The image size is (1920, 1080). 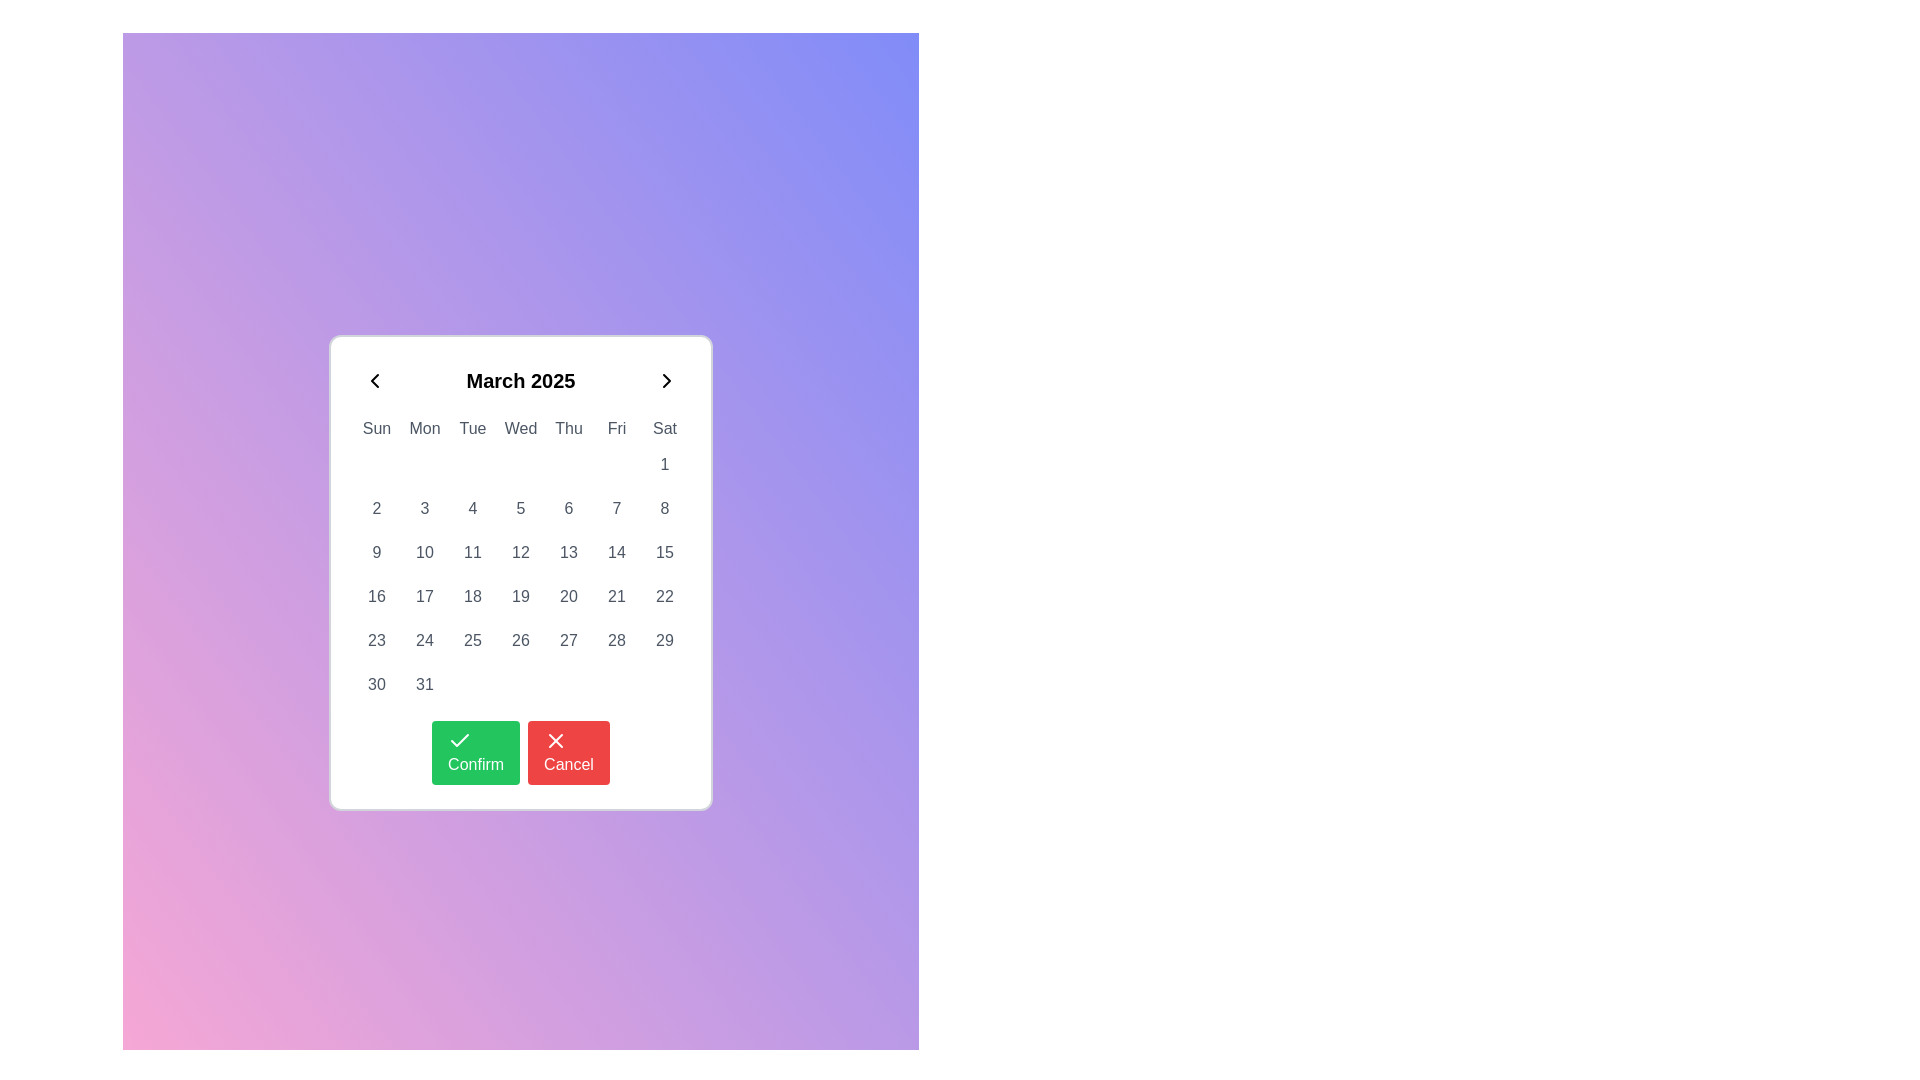 I want to click on the button located in the top-right corner of the calendar header displaying 'March 2025', so click(x=667, y=381).